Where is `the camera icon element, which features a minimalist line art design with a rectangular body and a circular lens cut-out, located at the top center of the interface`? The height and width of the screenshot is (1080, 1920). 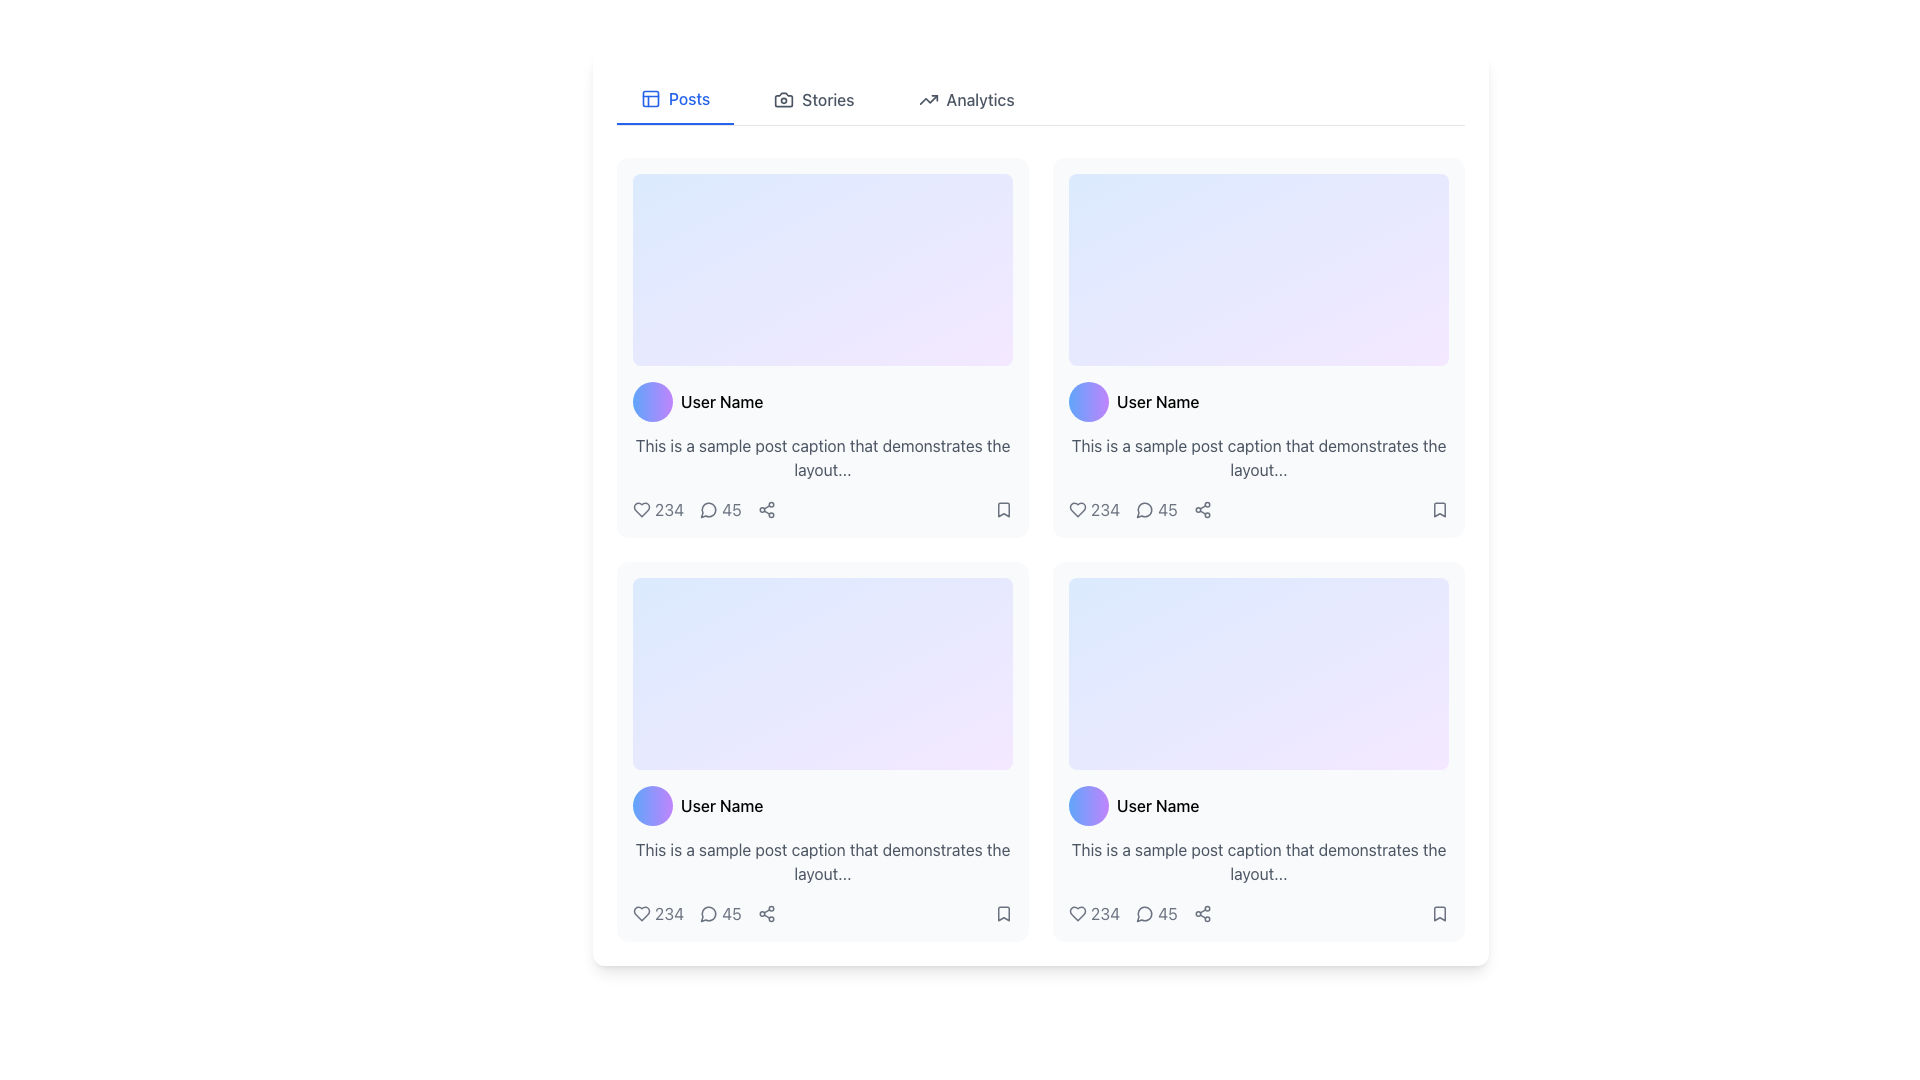
the camera icon element, which features a minimalist line art design with a rectangular body and a circular lens cut-out, located at the top center of the interface is located at coordinates (783, 100).